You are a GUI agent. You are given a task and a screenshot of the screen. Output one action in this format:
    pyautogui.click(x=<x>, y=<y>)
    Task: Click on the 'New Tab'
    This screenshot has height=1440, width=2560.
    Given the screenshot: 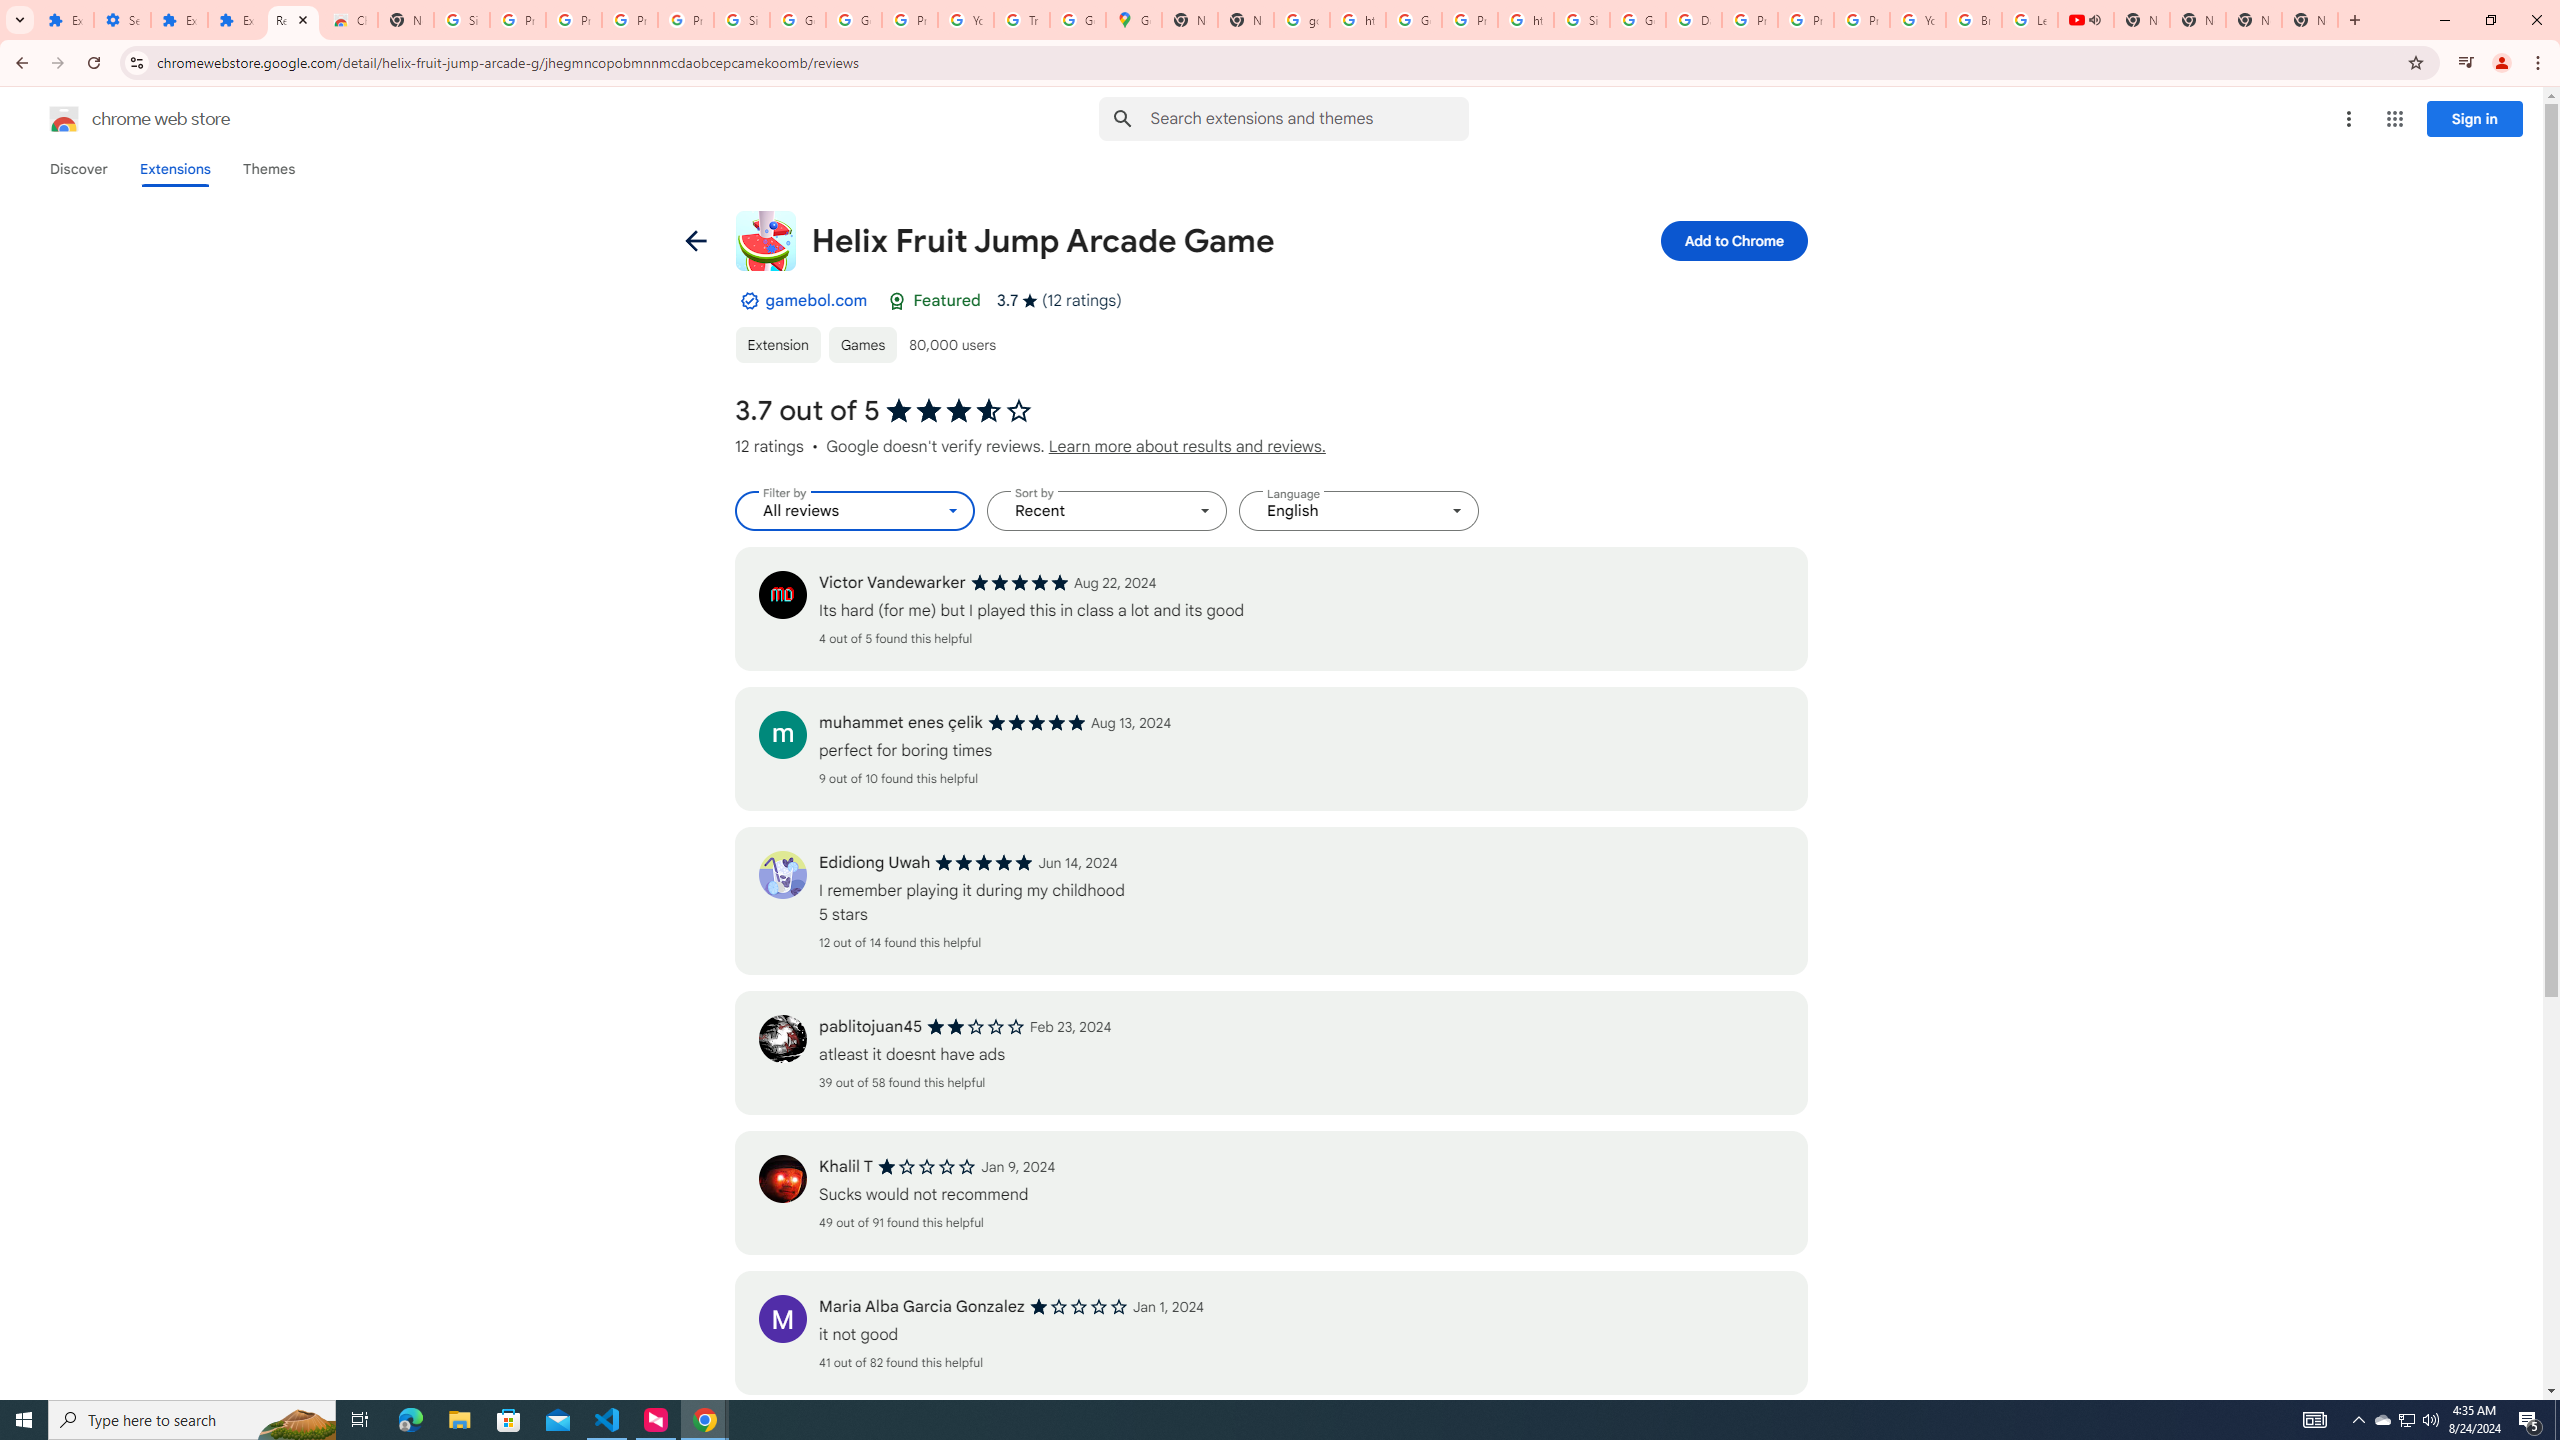 What is the action you would take?
    pyautogui.click(x=2310, y=19)
    